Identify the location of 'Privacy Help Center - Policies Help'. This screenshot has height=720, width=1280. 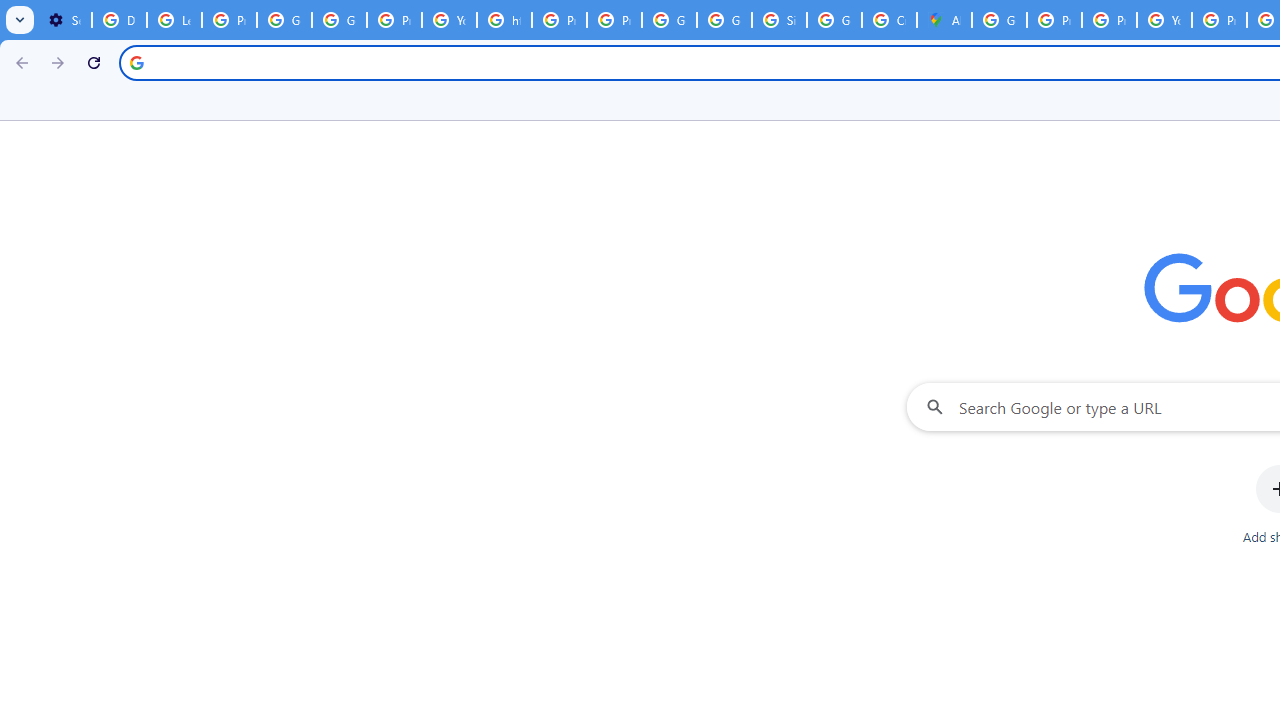
(1053, 20).